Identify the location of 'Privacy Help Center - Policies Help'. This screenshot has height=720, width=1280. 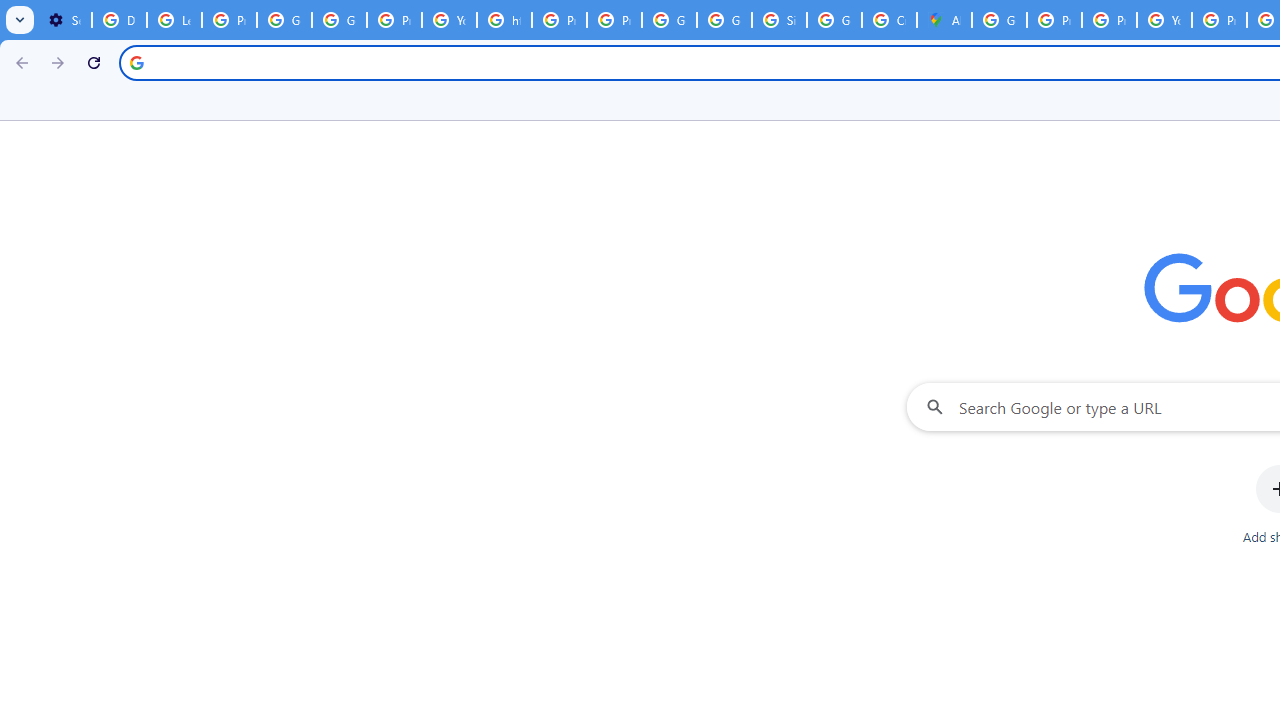
(1053, 20).